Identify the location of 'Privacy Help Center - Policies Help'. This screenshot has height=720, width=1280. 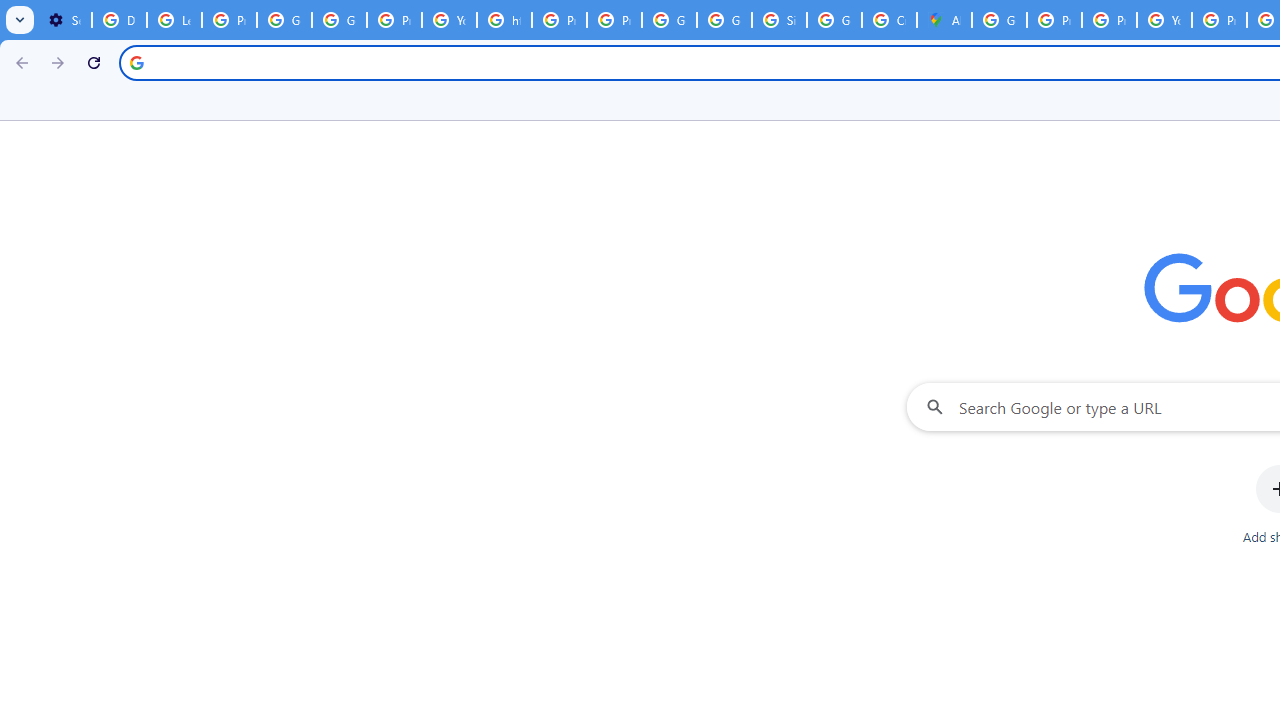
(1053, 20).